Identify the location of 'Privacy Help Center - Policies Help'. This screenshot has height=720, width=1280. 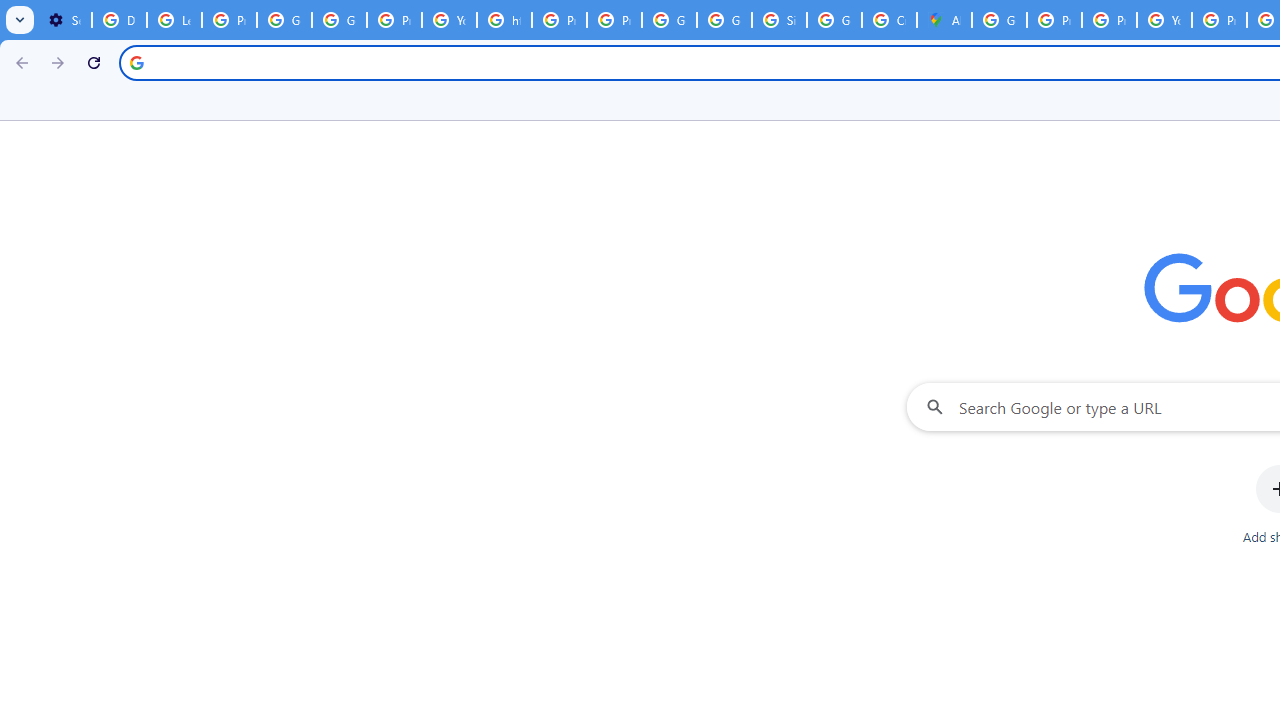
(1053, 20).